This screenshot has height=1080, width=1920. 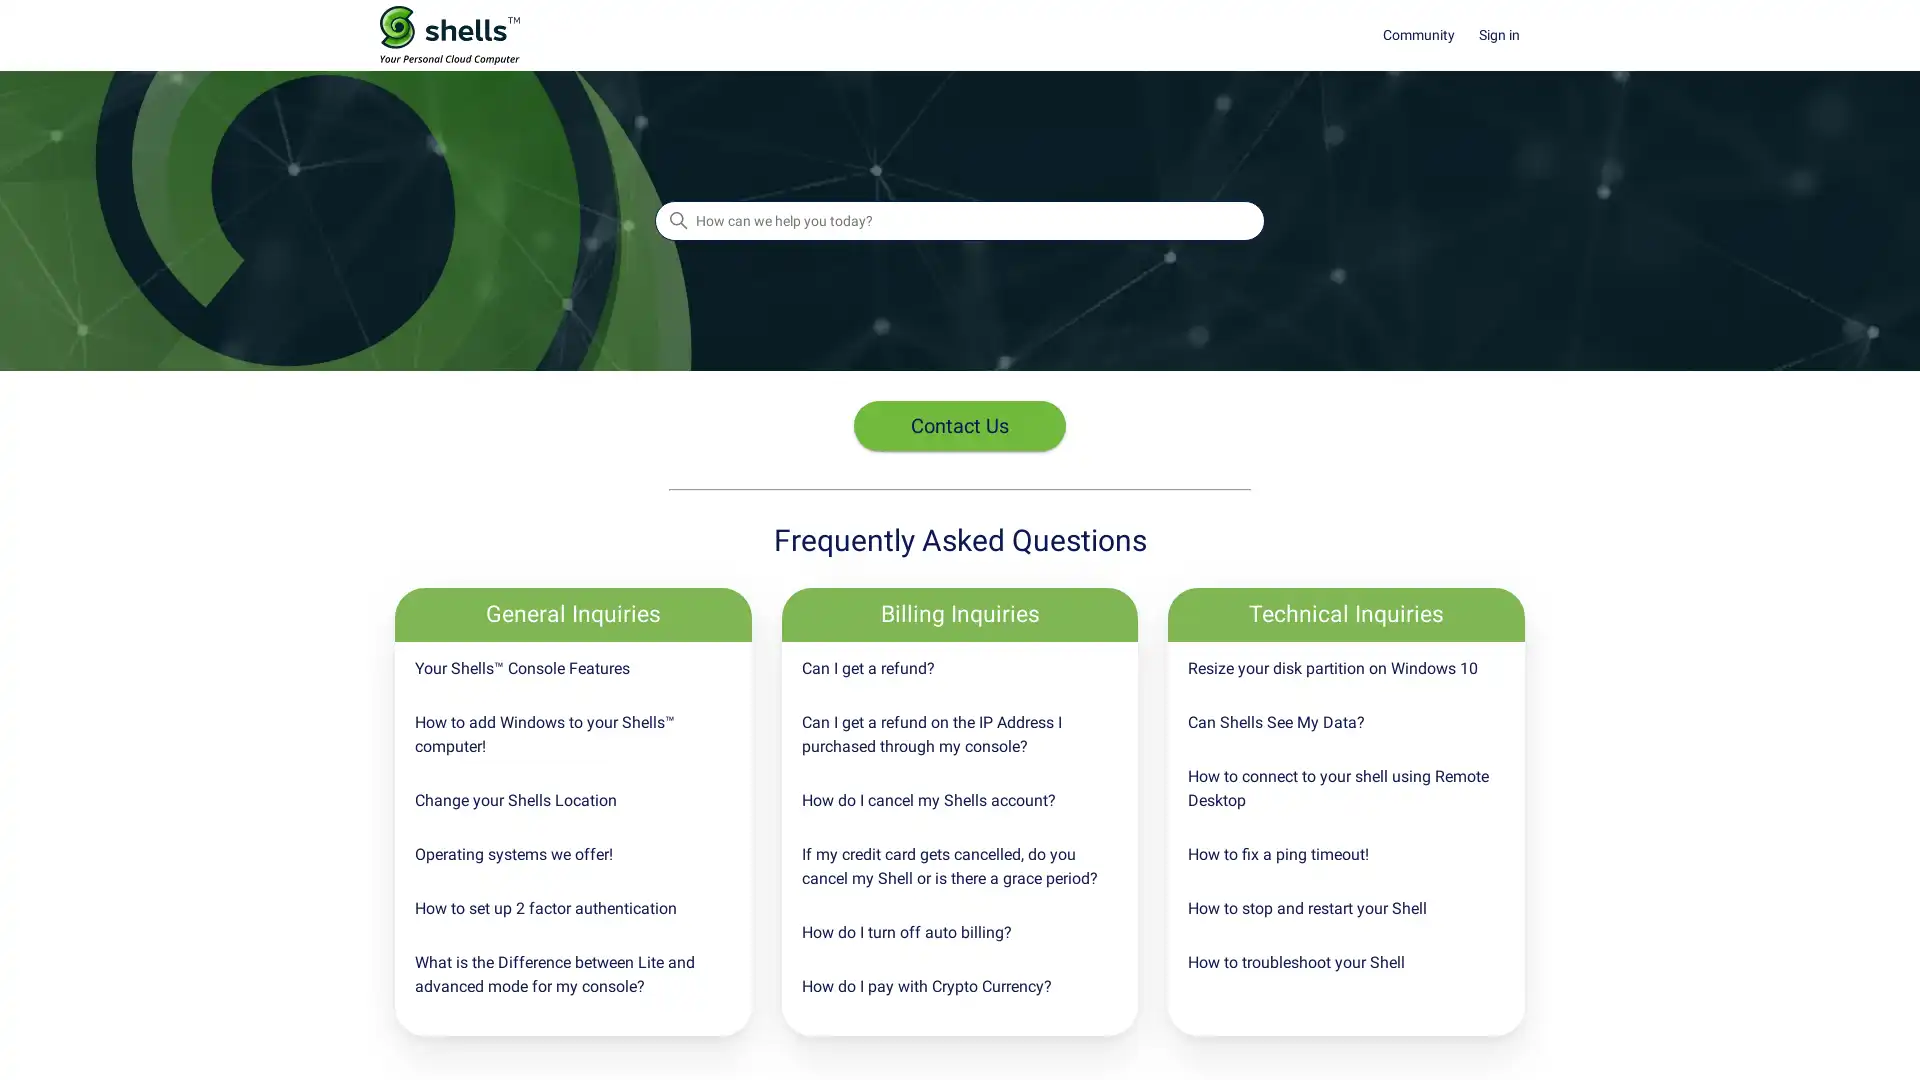 What do you see at coordinates (1509, 35) in the screenshot?
I see `Sign in` at bounding box center [1509, 35].